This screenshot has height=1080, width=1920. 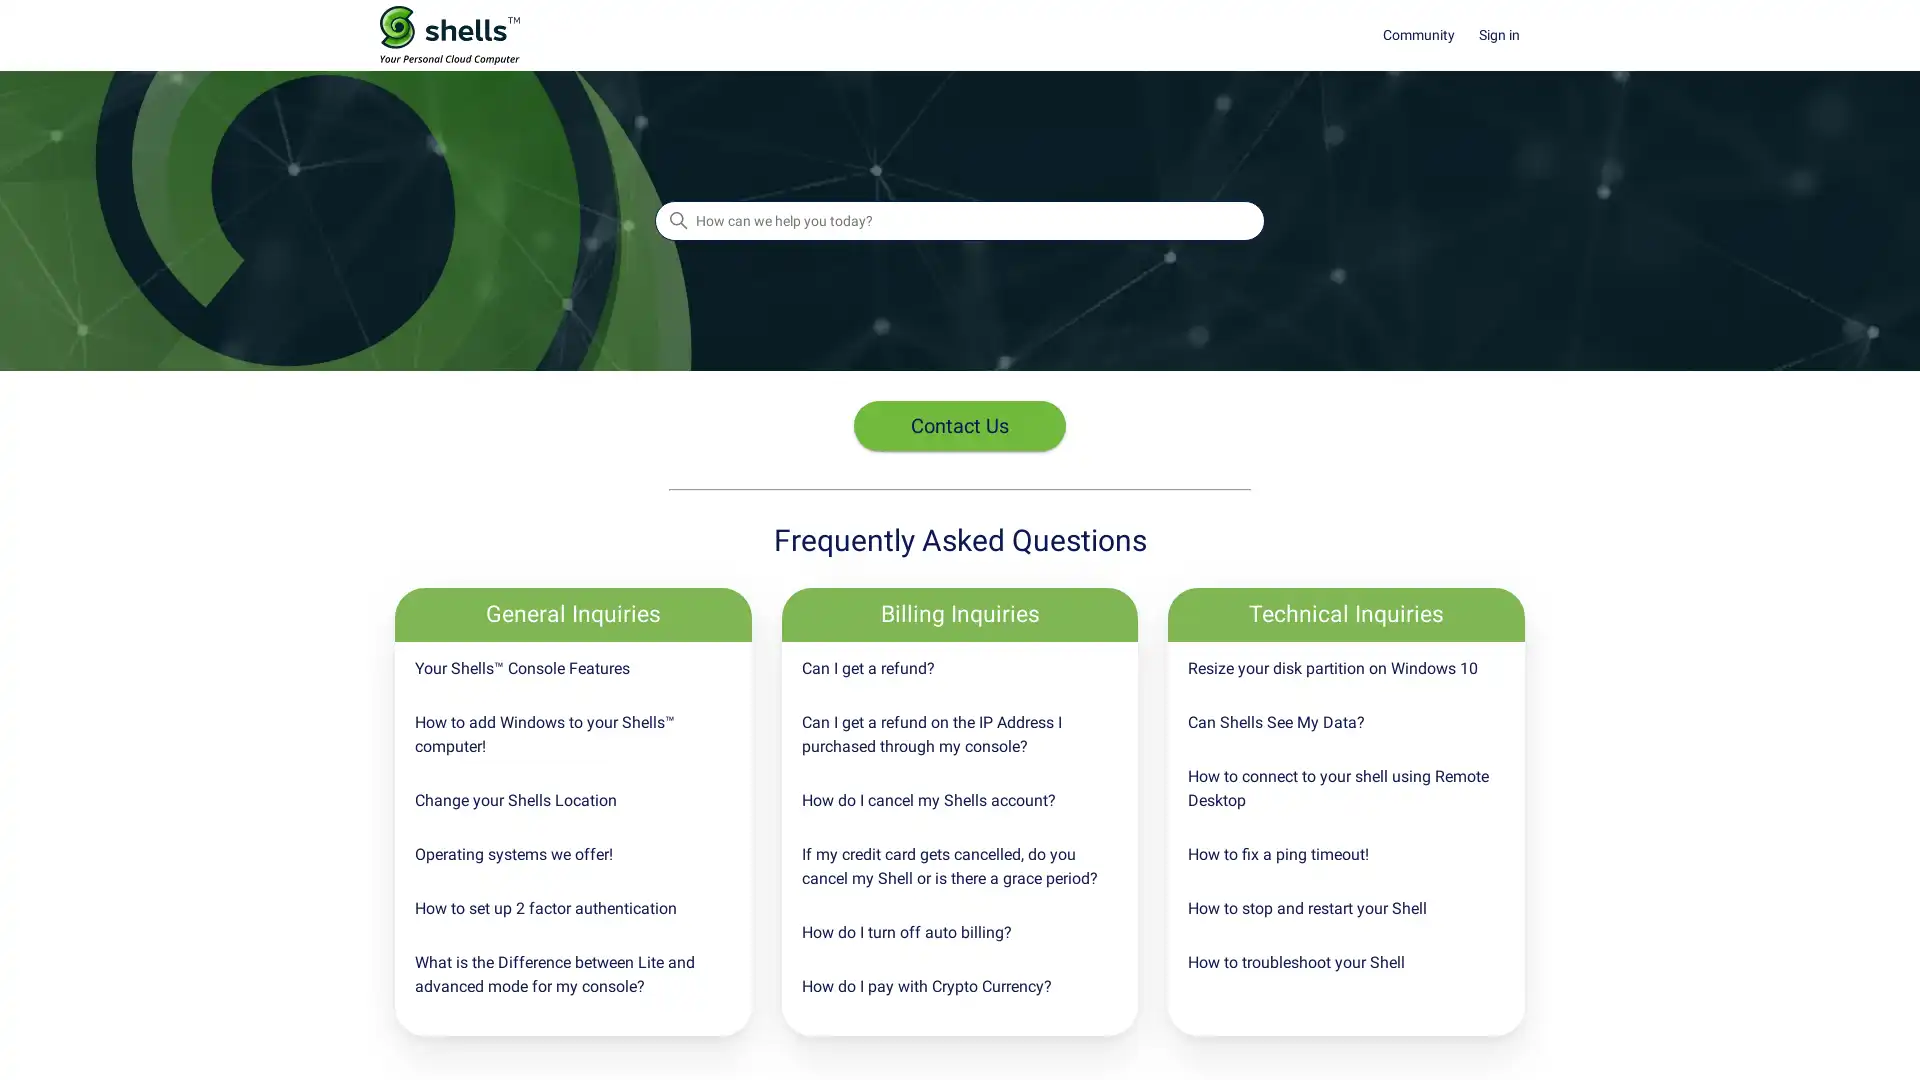 What do you see at coordinates (1509, 35) in the screenshot?
I see `Sign in` at bounding box center [1509, 35].